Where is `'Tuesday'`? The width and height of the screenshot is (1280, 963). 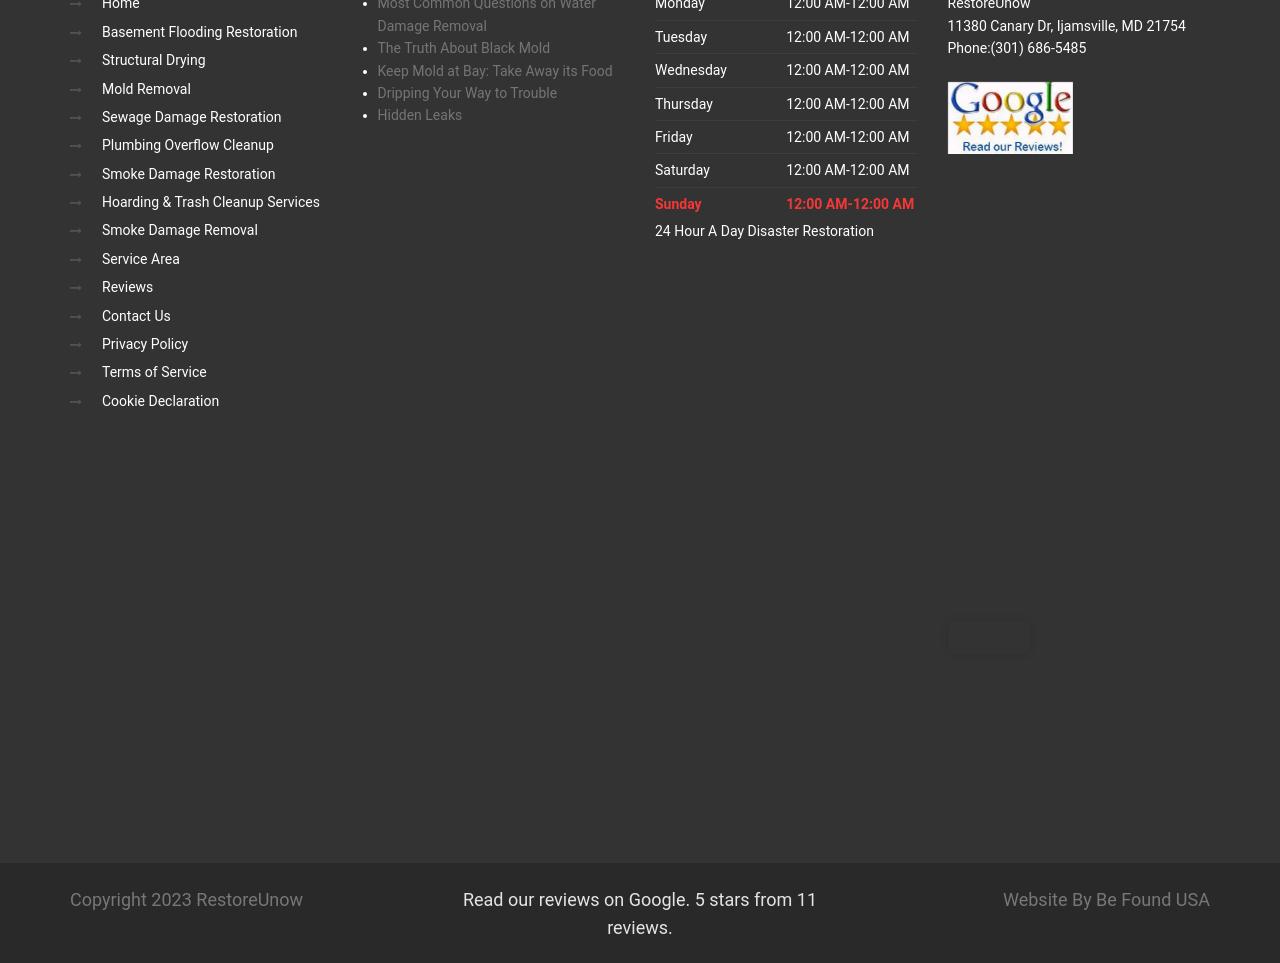
'Tuesday' is located at coordinates (680, 35).